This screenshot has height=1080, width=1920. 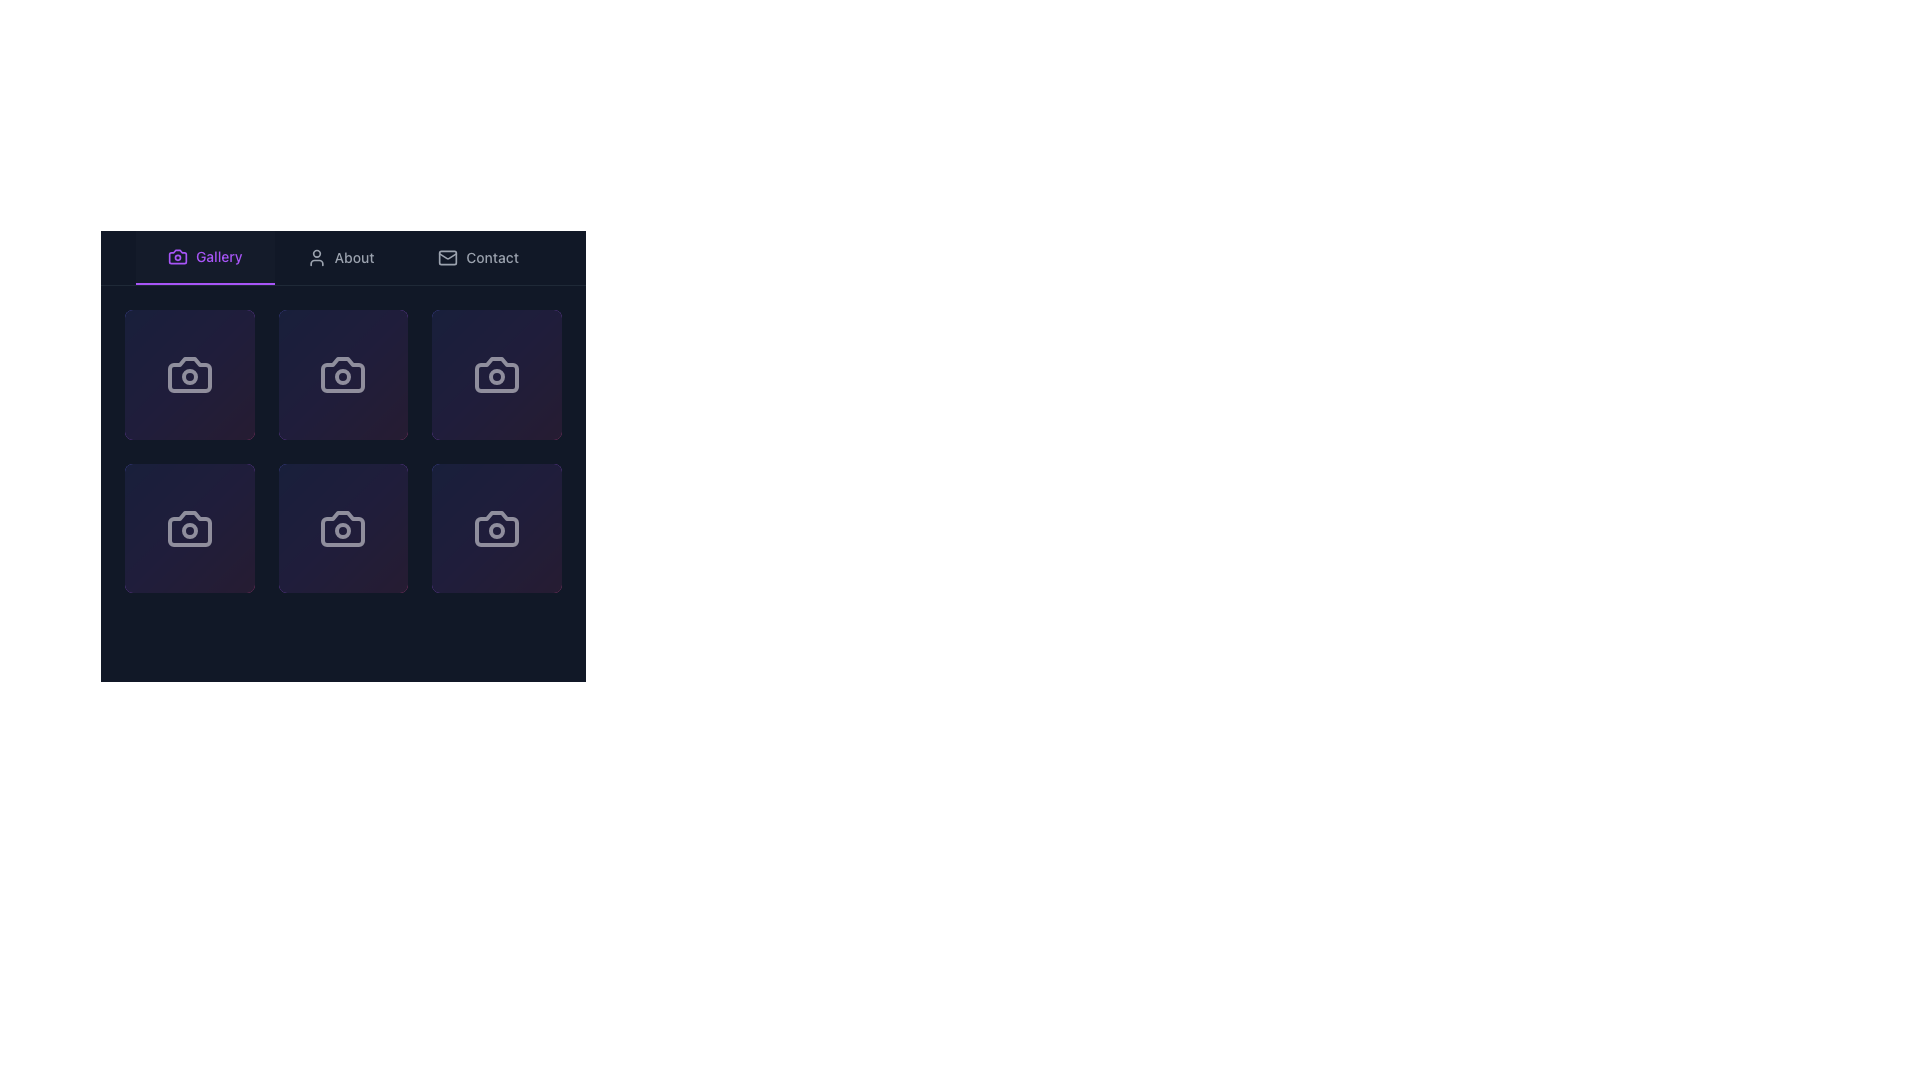 I want to click on the camera icon located in the first row, first column under the 'Gallery' tab, which has a rounded rectangular shape and a circular lens in the center, so click(x=189, y=374).